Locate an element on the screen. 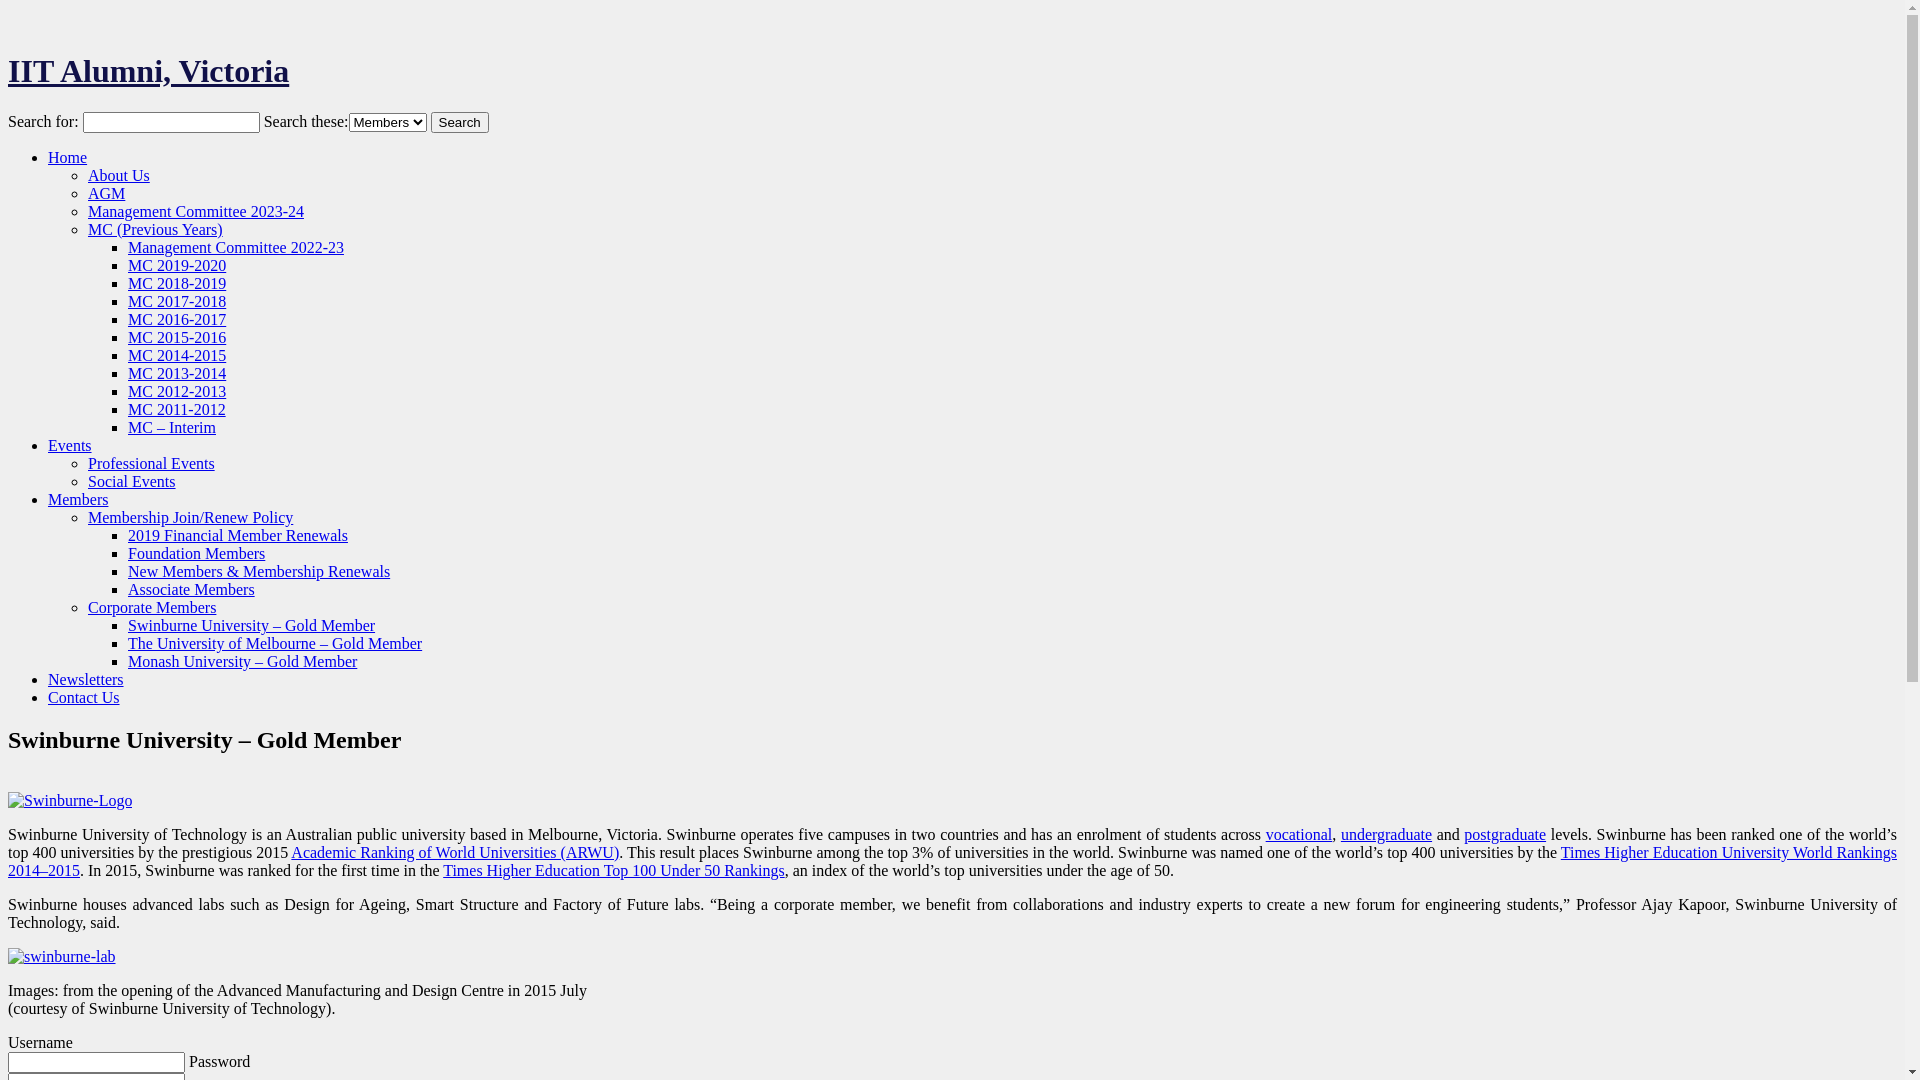  'Members' is located at coordinates (77, 498).